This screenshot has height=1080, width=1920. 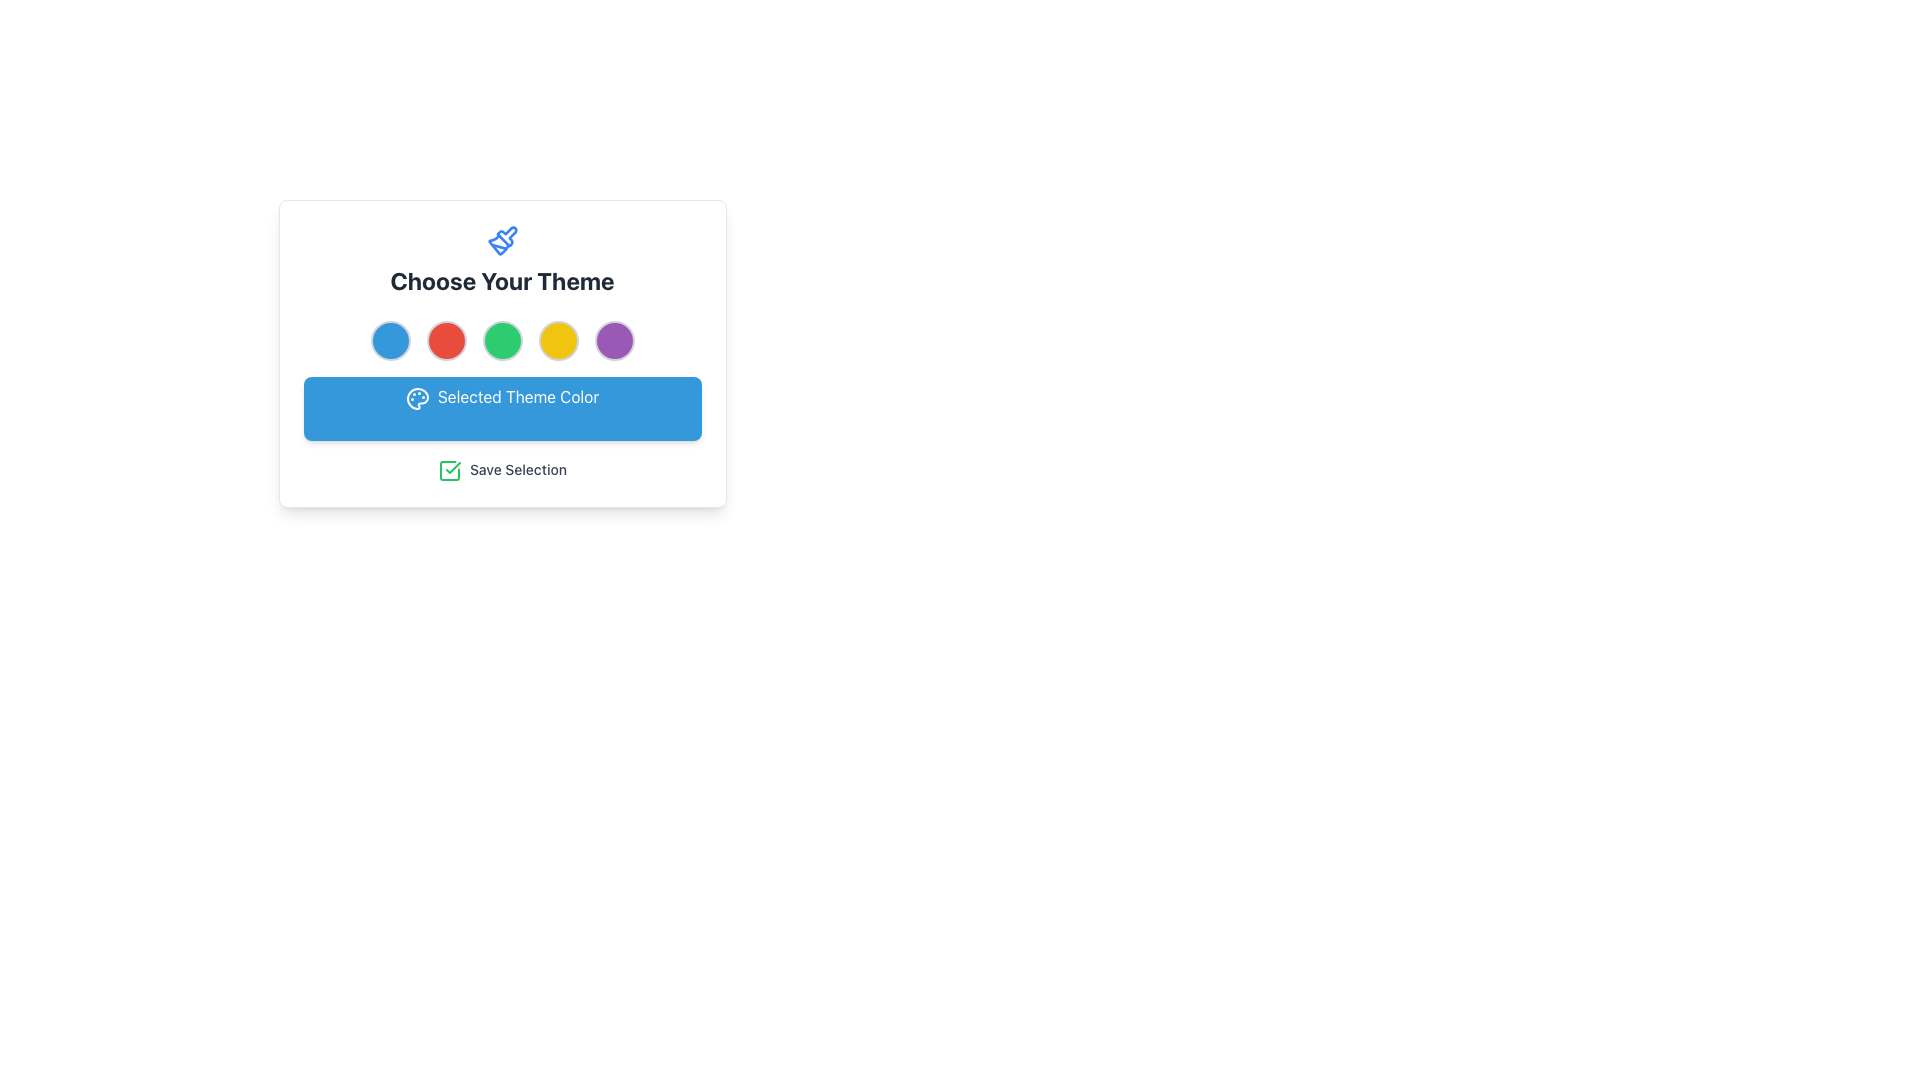 What do you see at coordinates (502, 397) in the screenshot?
I see `the Label with Icon displaying 'Selected Theme Color' which has a blue background and a palette icon, located below the theme options and above the 'Save Selection' button` at bounding box center [502, 397].